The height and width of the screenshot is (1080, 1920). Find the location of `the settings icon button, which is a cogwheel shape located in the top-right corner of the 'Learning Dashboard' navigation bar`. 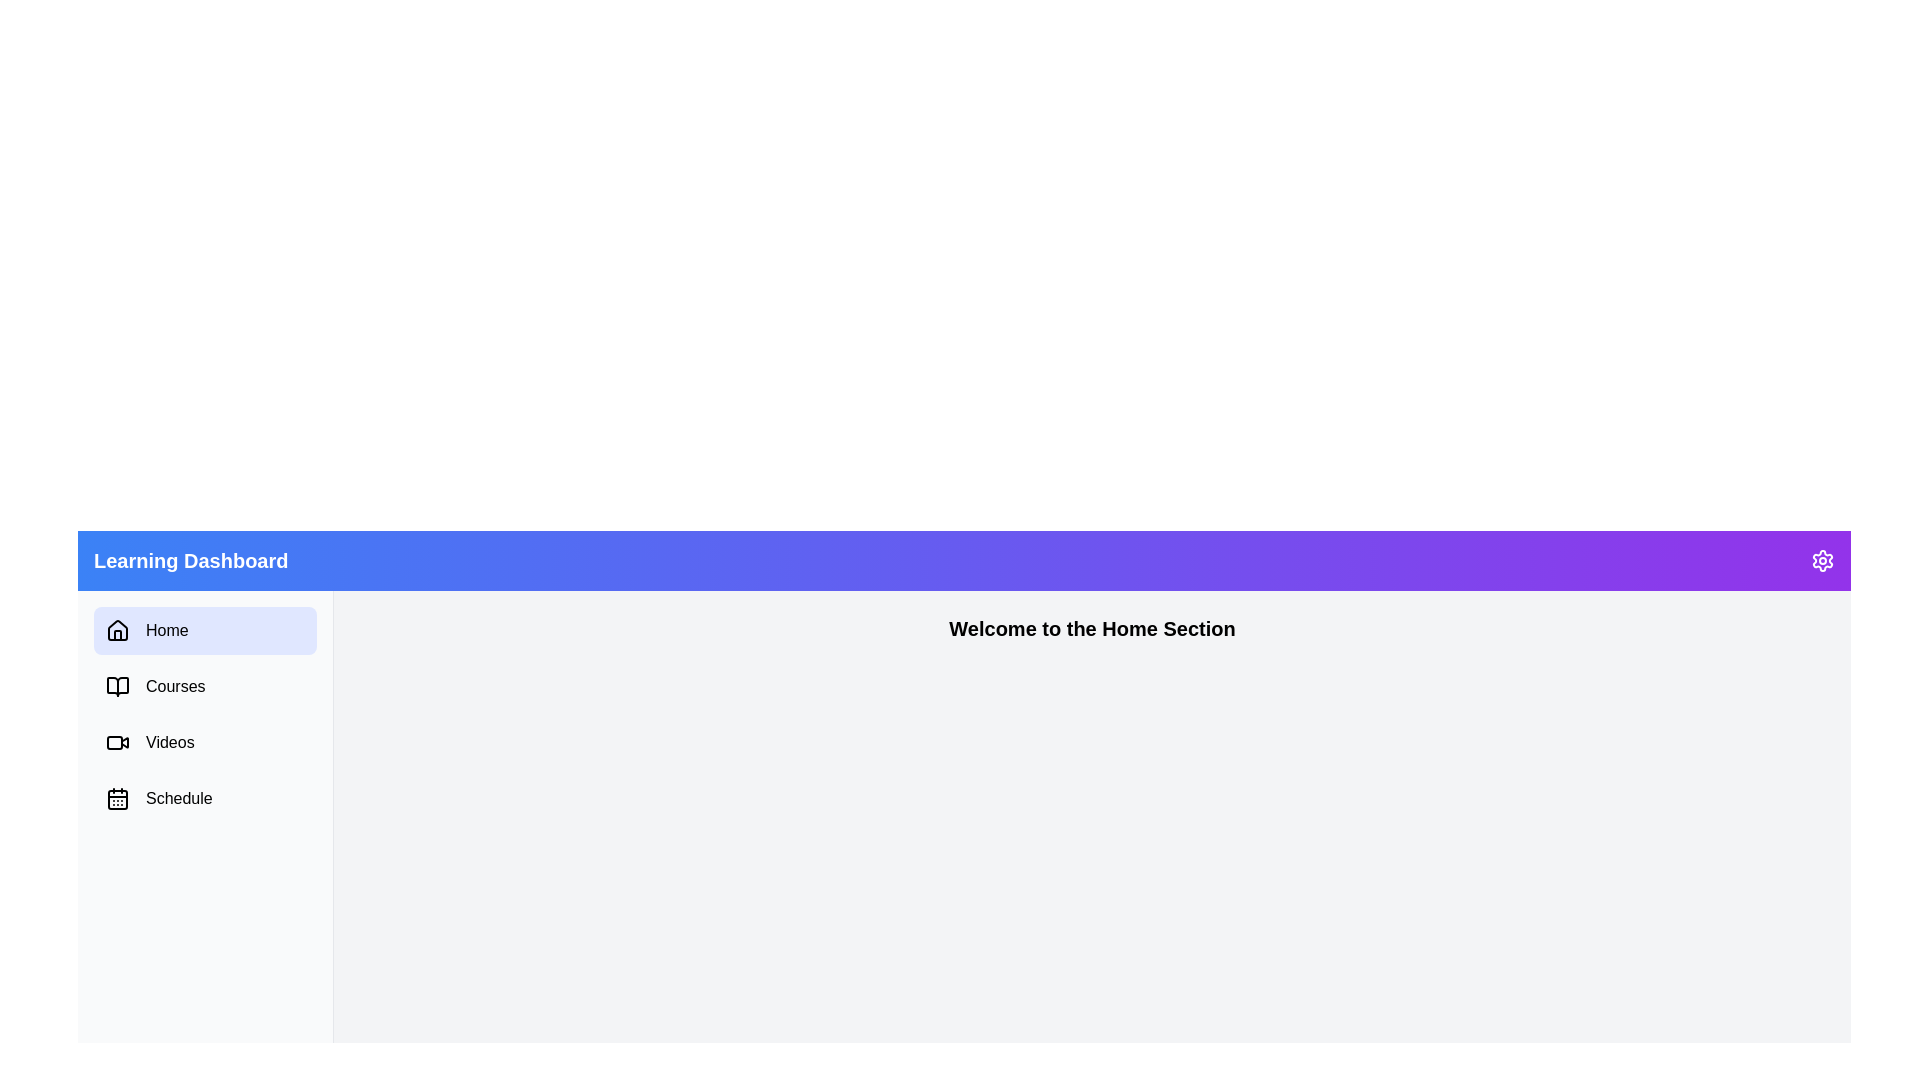

the settings icon button, which is a cogwheel shape located in the top-right corner of the 'Learning Dashboard' navigation bar is located at coordinates (1823, 560).